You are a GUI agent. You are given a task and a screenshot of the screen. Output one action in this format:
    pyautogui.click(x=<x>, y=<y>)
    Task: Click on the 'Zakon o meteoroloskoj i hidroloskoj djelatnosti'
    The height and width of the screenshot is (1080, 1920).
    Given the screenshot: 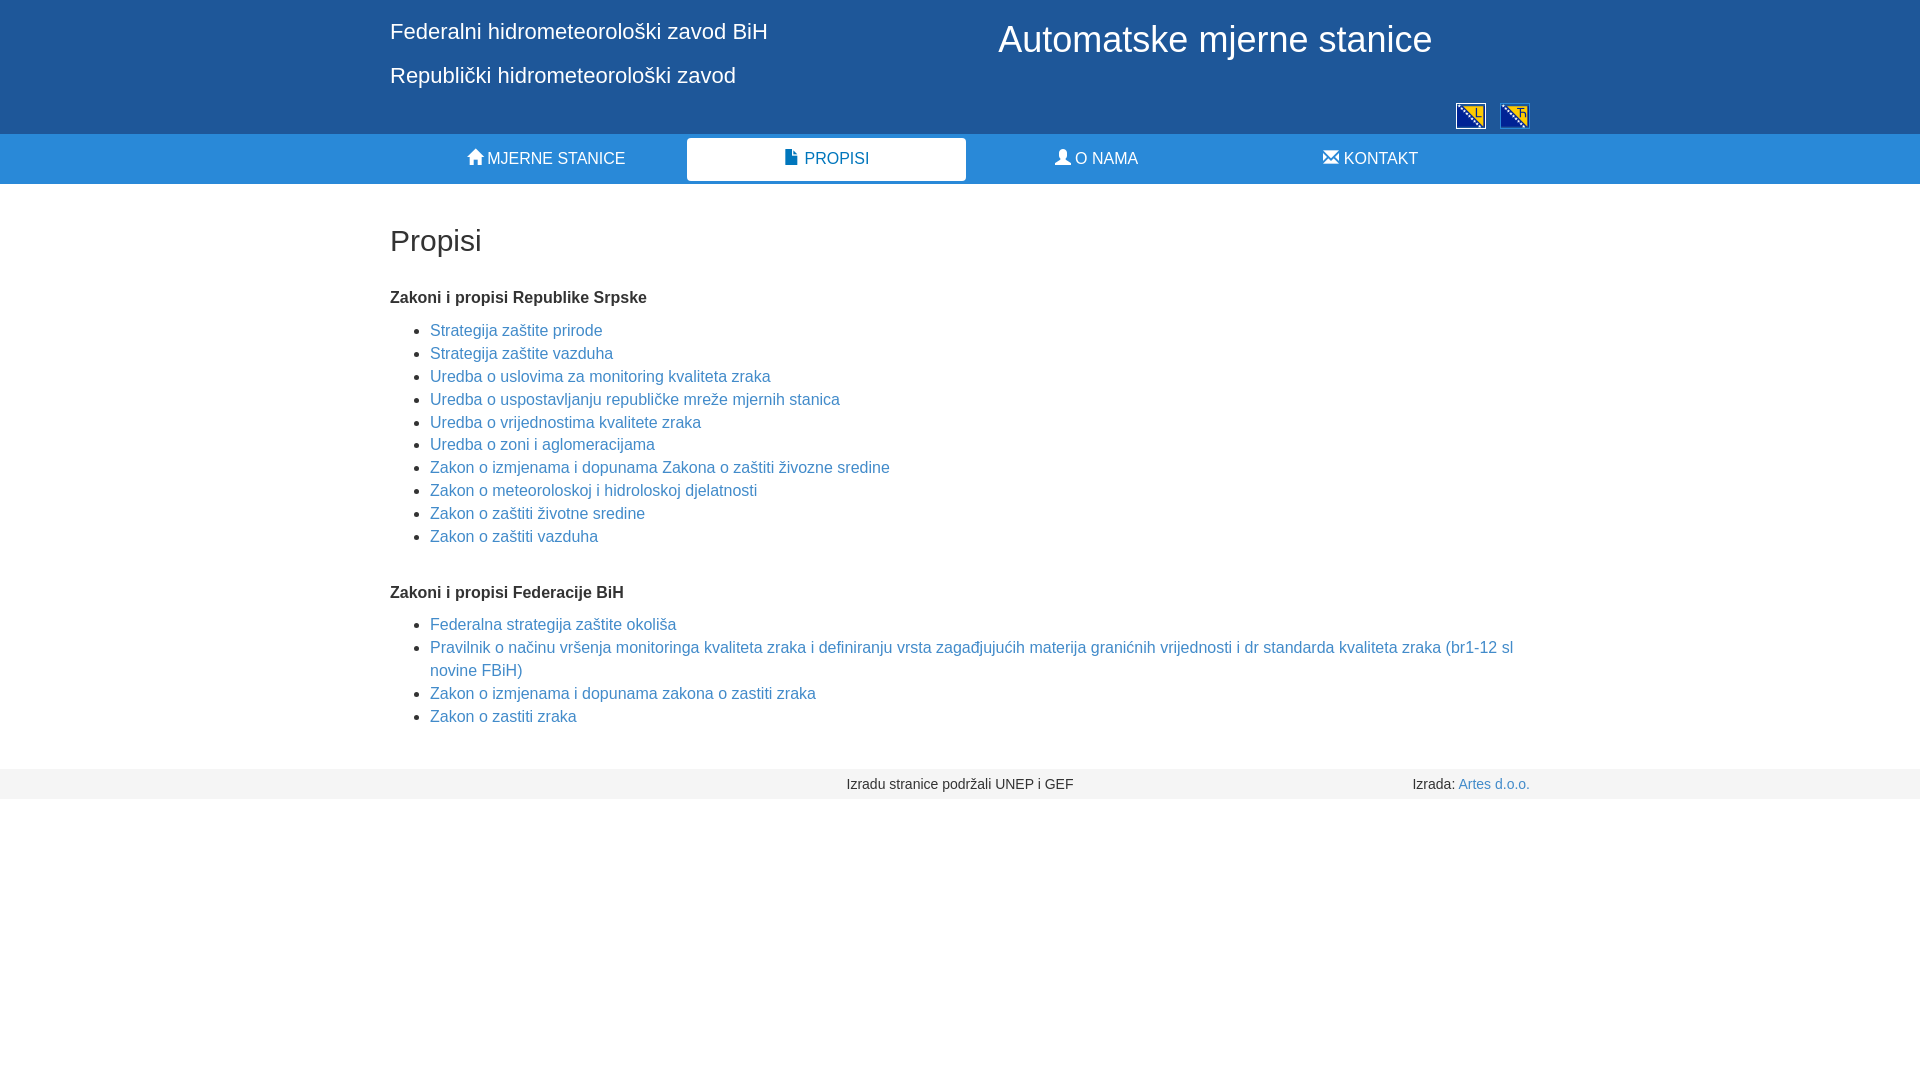 What is the action you would take?
    pyautogui.click(x=592, y=490)
    